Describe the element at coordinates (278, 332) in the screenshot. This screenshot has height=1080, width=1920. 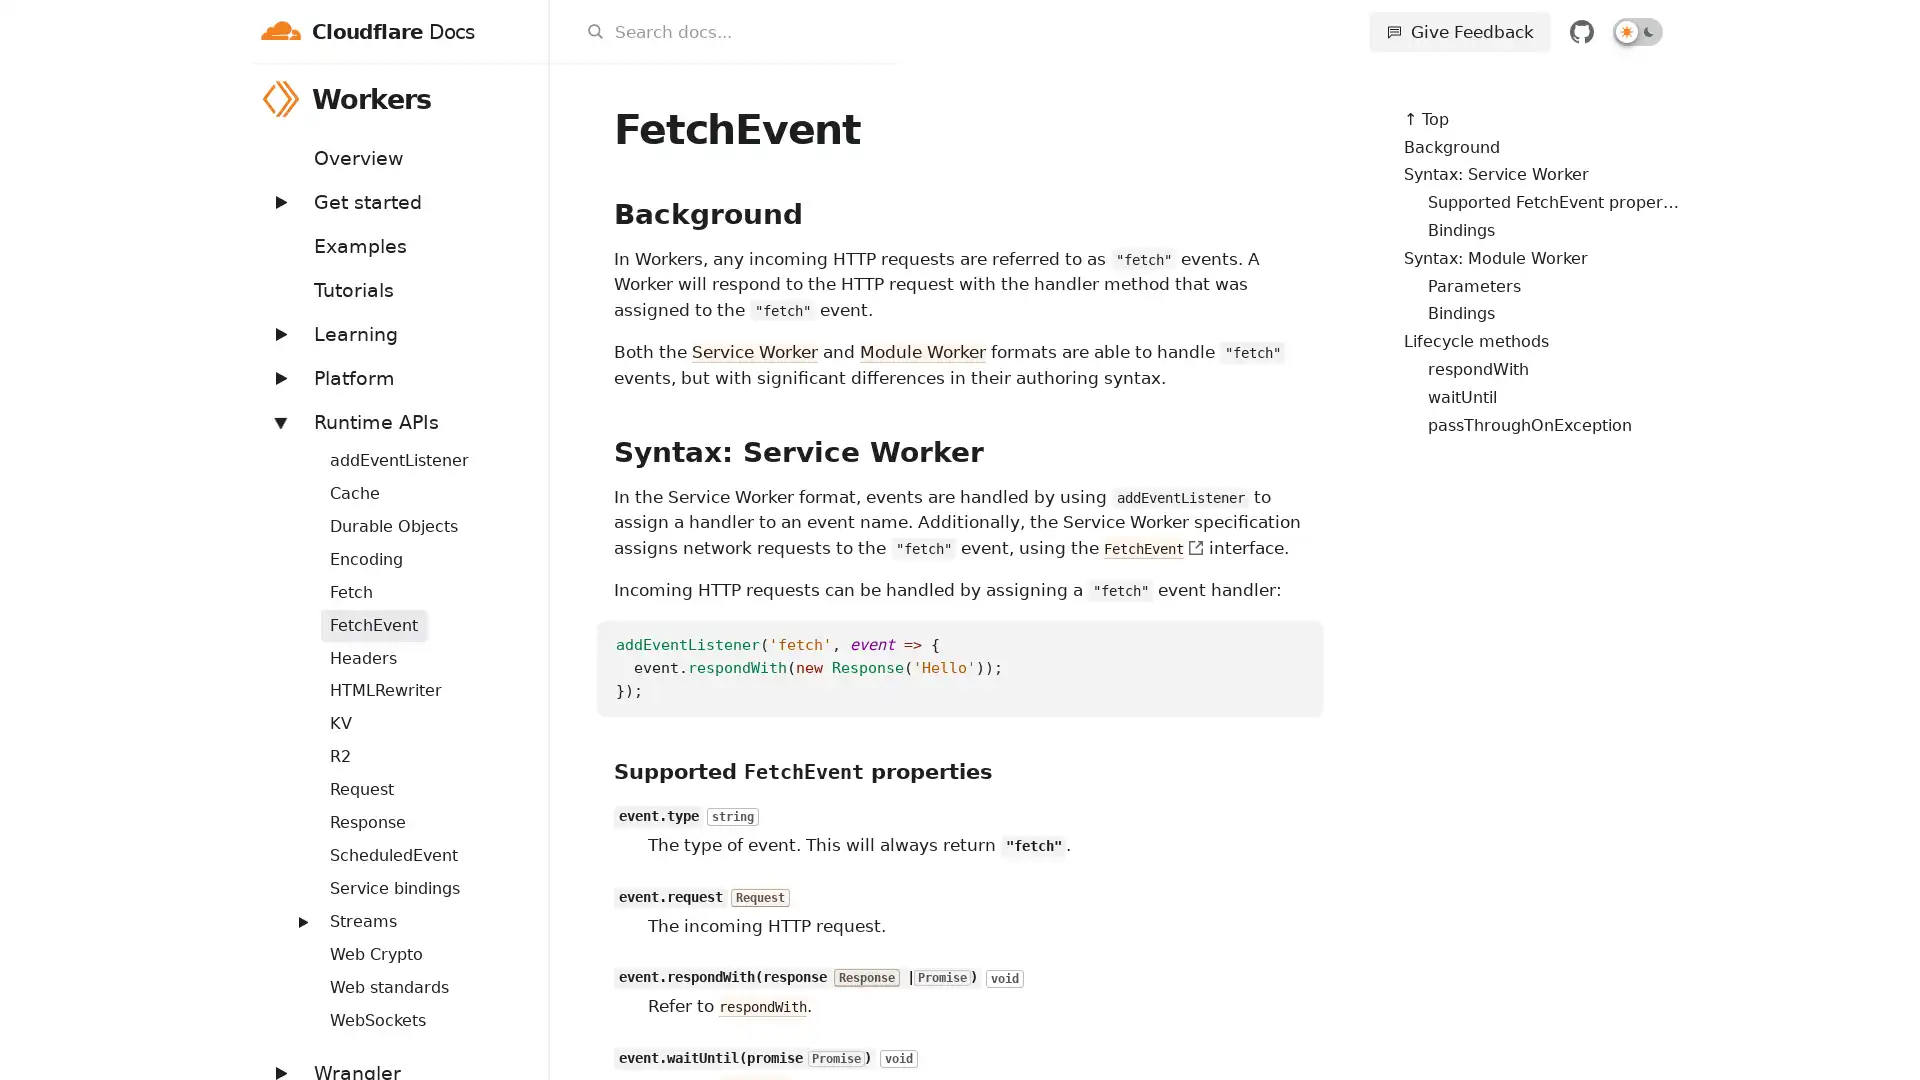
I see `Expand: Learning` at that location.